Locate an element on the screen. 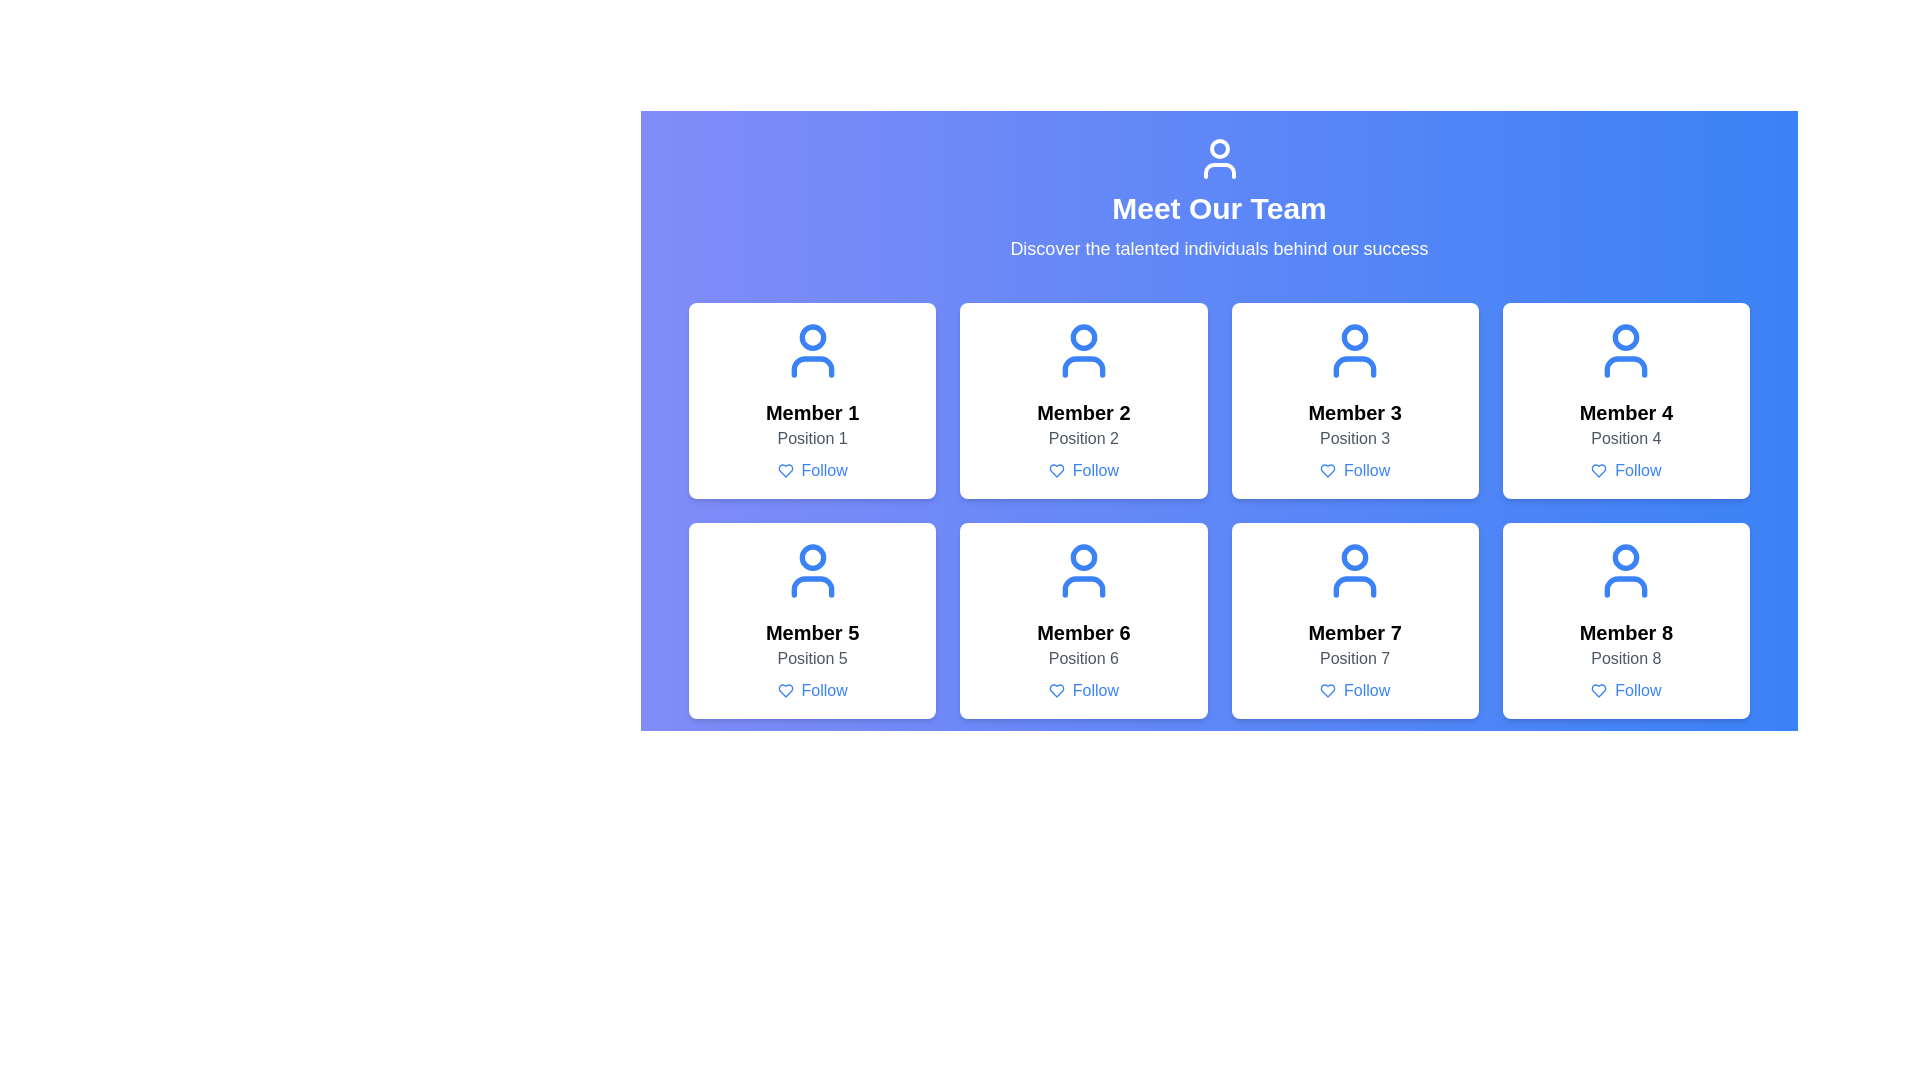  the text label that provides information about the position of the person represented in the third card from the left in the top row of a grid layout is located at coordinates (1355, 438).